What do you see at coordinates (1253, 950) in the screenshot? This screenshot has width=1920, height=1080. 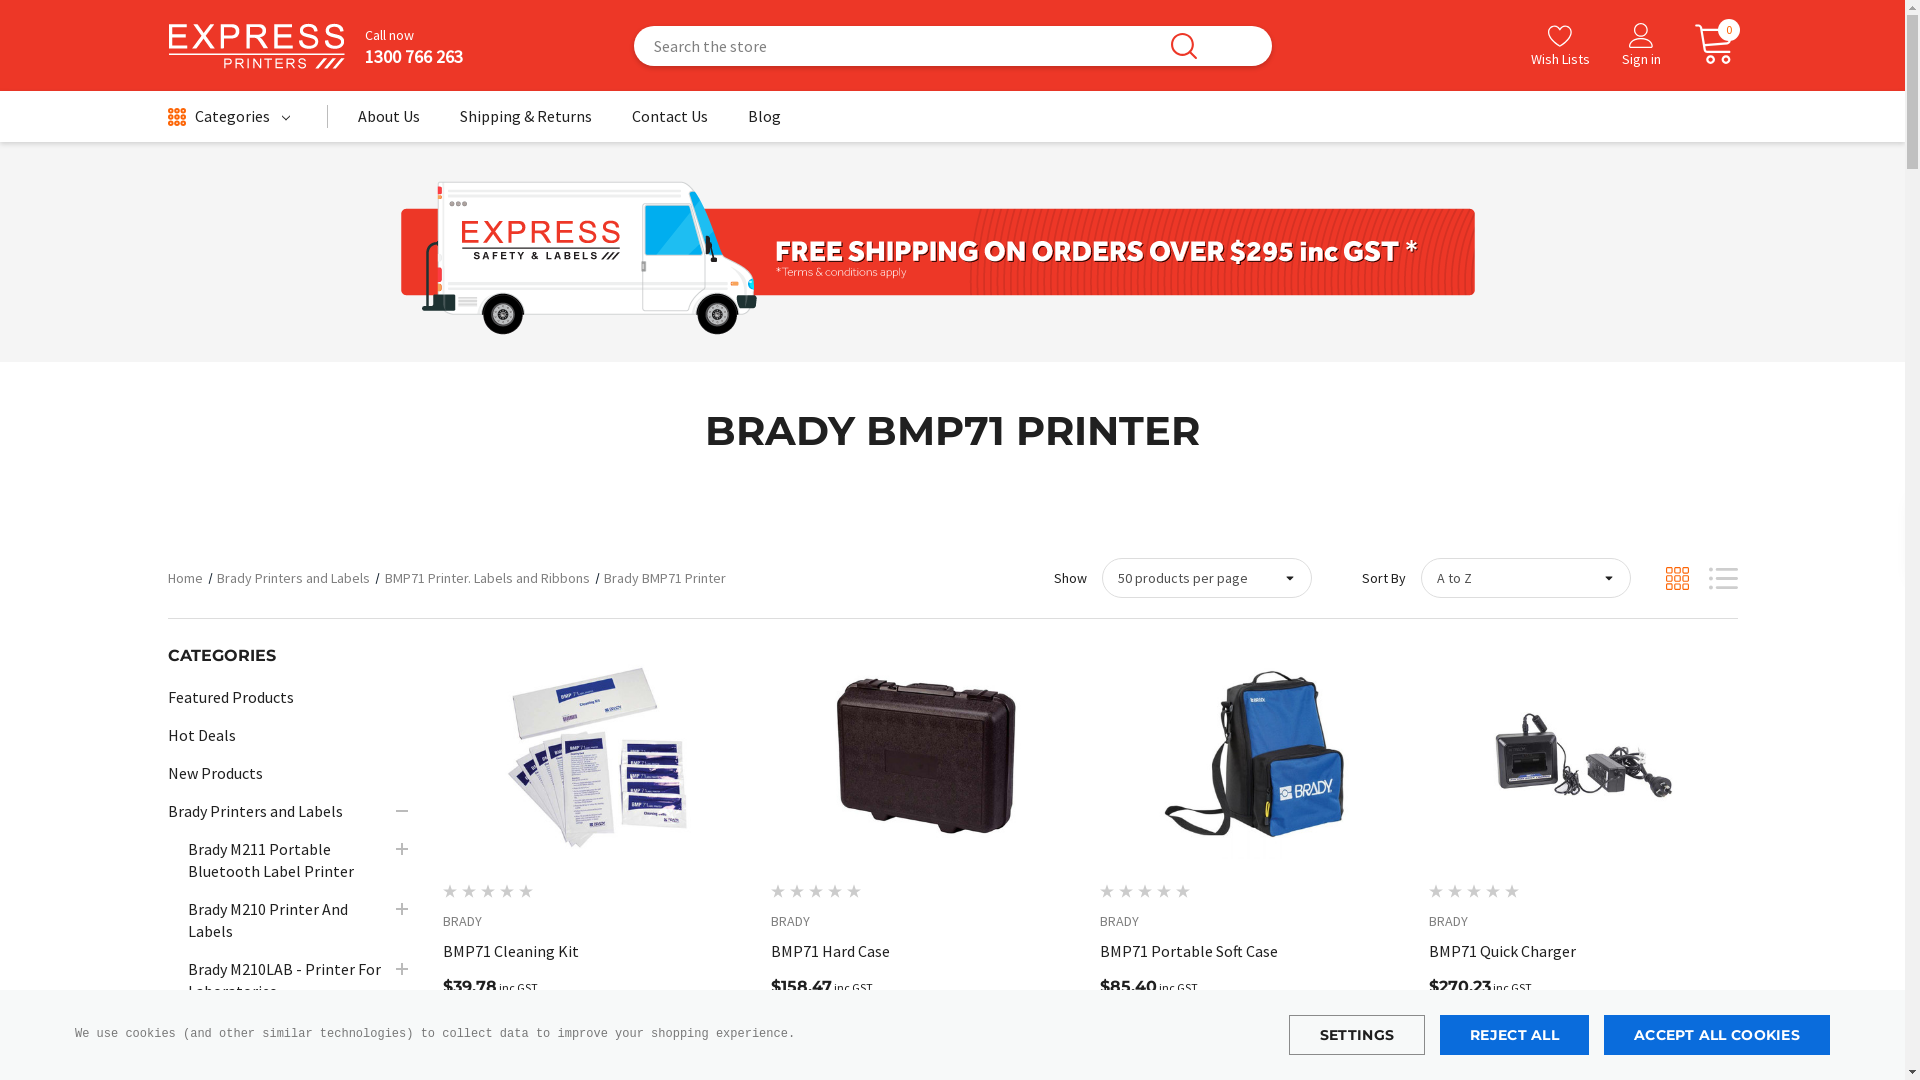 I see `'BMP71 Portable Soft Case'` at bounding box center [1253, 950].